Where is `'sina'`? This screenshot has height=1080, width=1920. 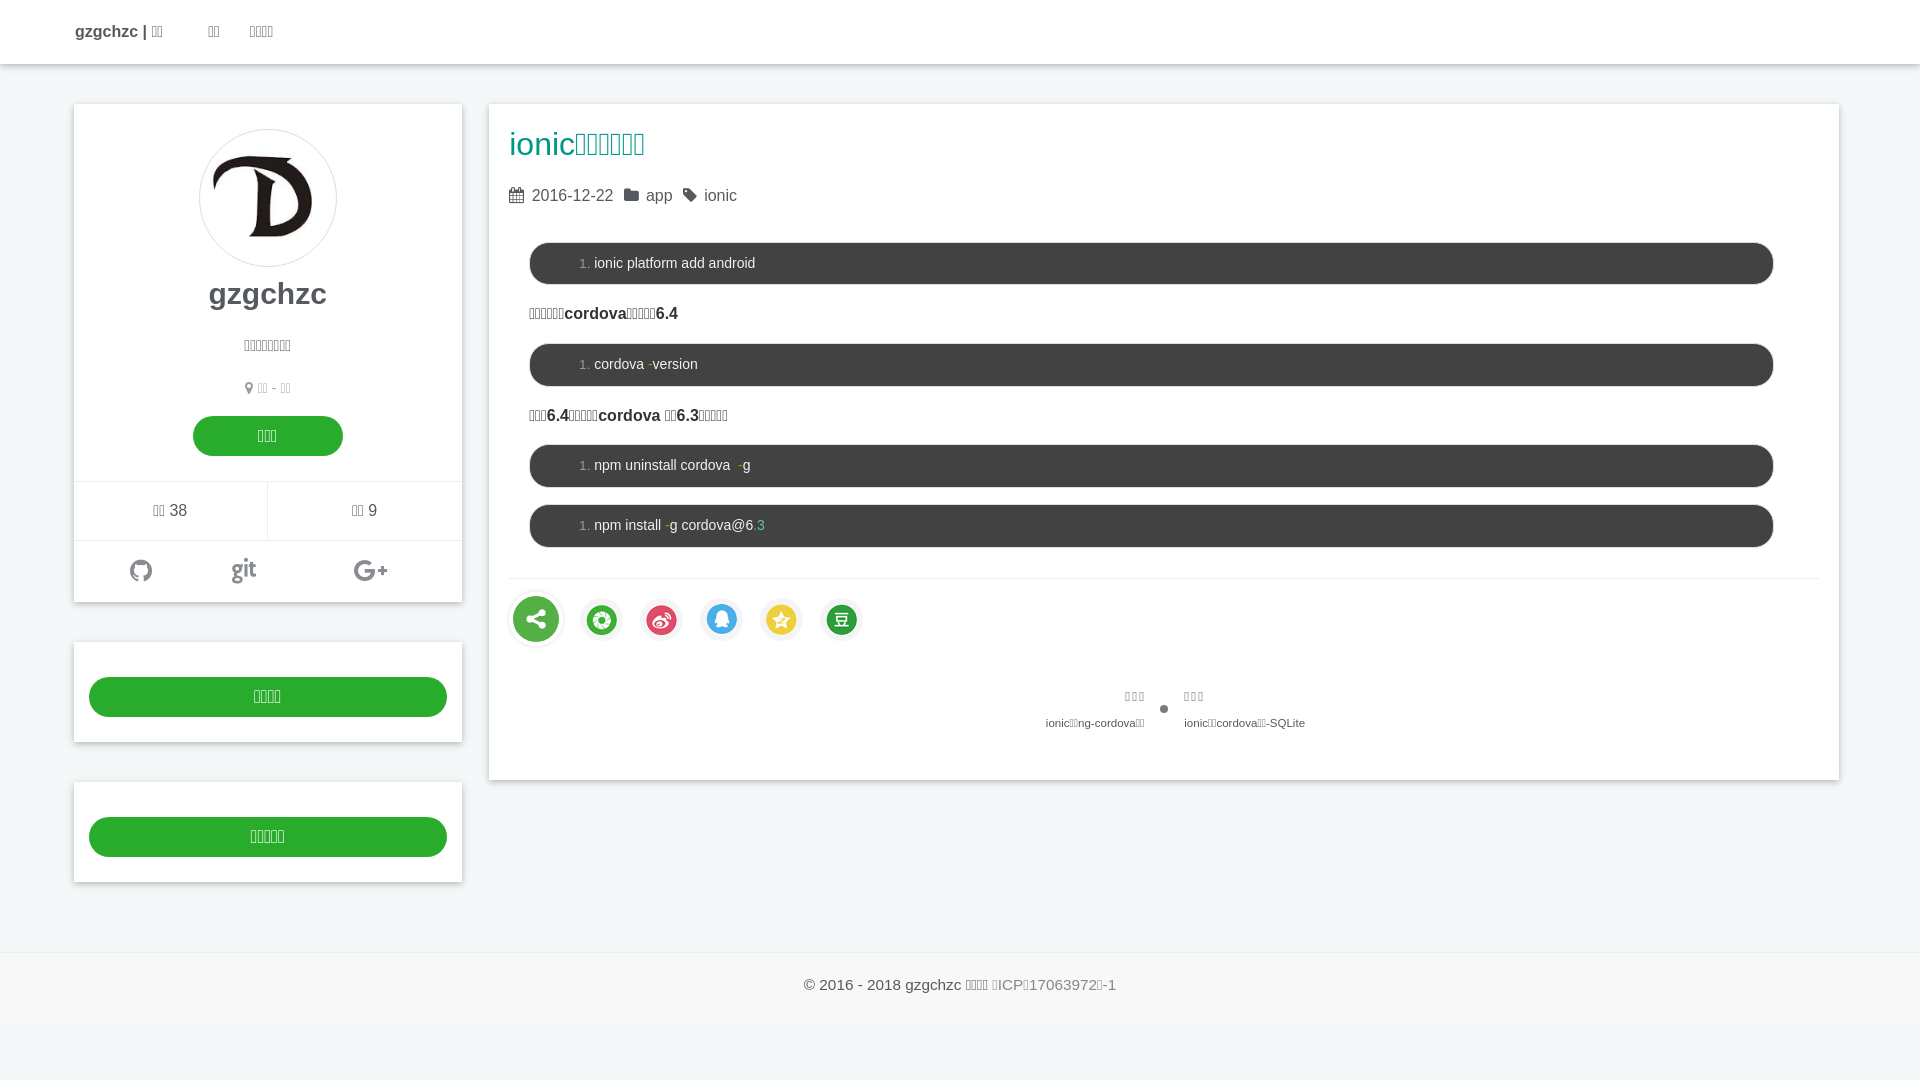 'sina' is located at coordinates (638, 618).